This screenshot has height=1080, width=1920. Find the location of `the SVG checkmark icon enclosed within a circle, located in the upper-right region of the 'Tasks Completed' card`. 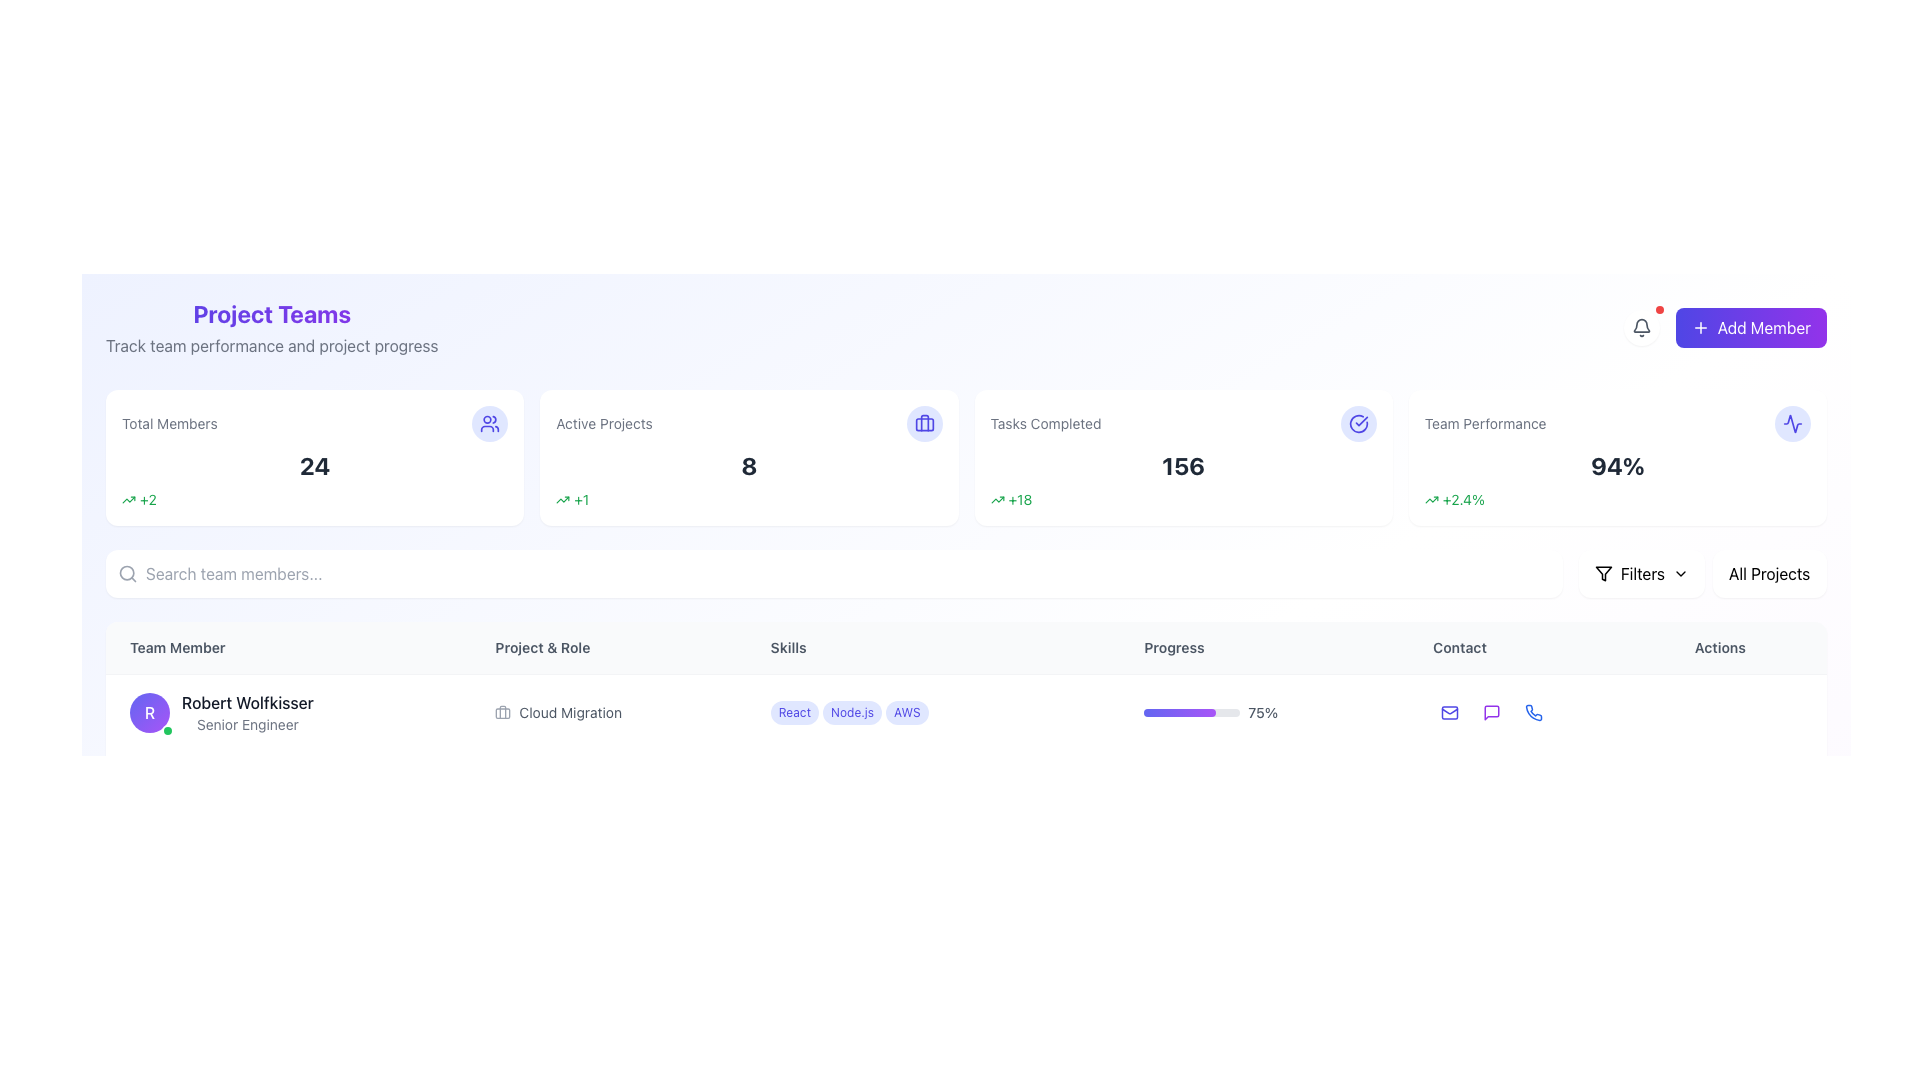

the SVG checkmark icon enclosed within a circle, located in the upper-right region of the 'Tasks Completed' card is located at coordinates (1358, 423).